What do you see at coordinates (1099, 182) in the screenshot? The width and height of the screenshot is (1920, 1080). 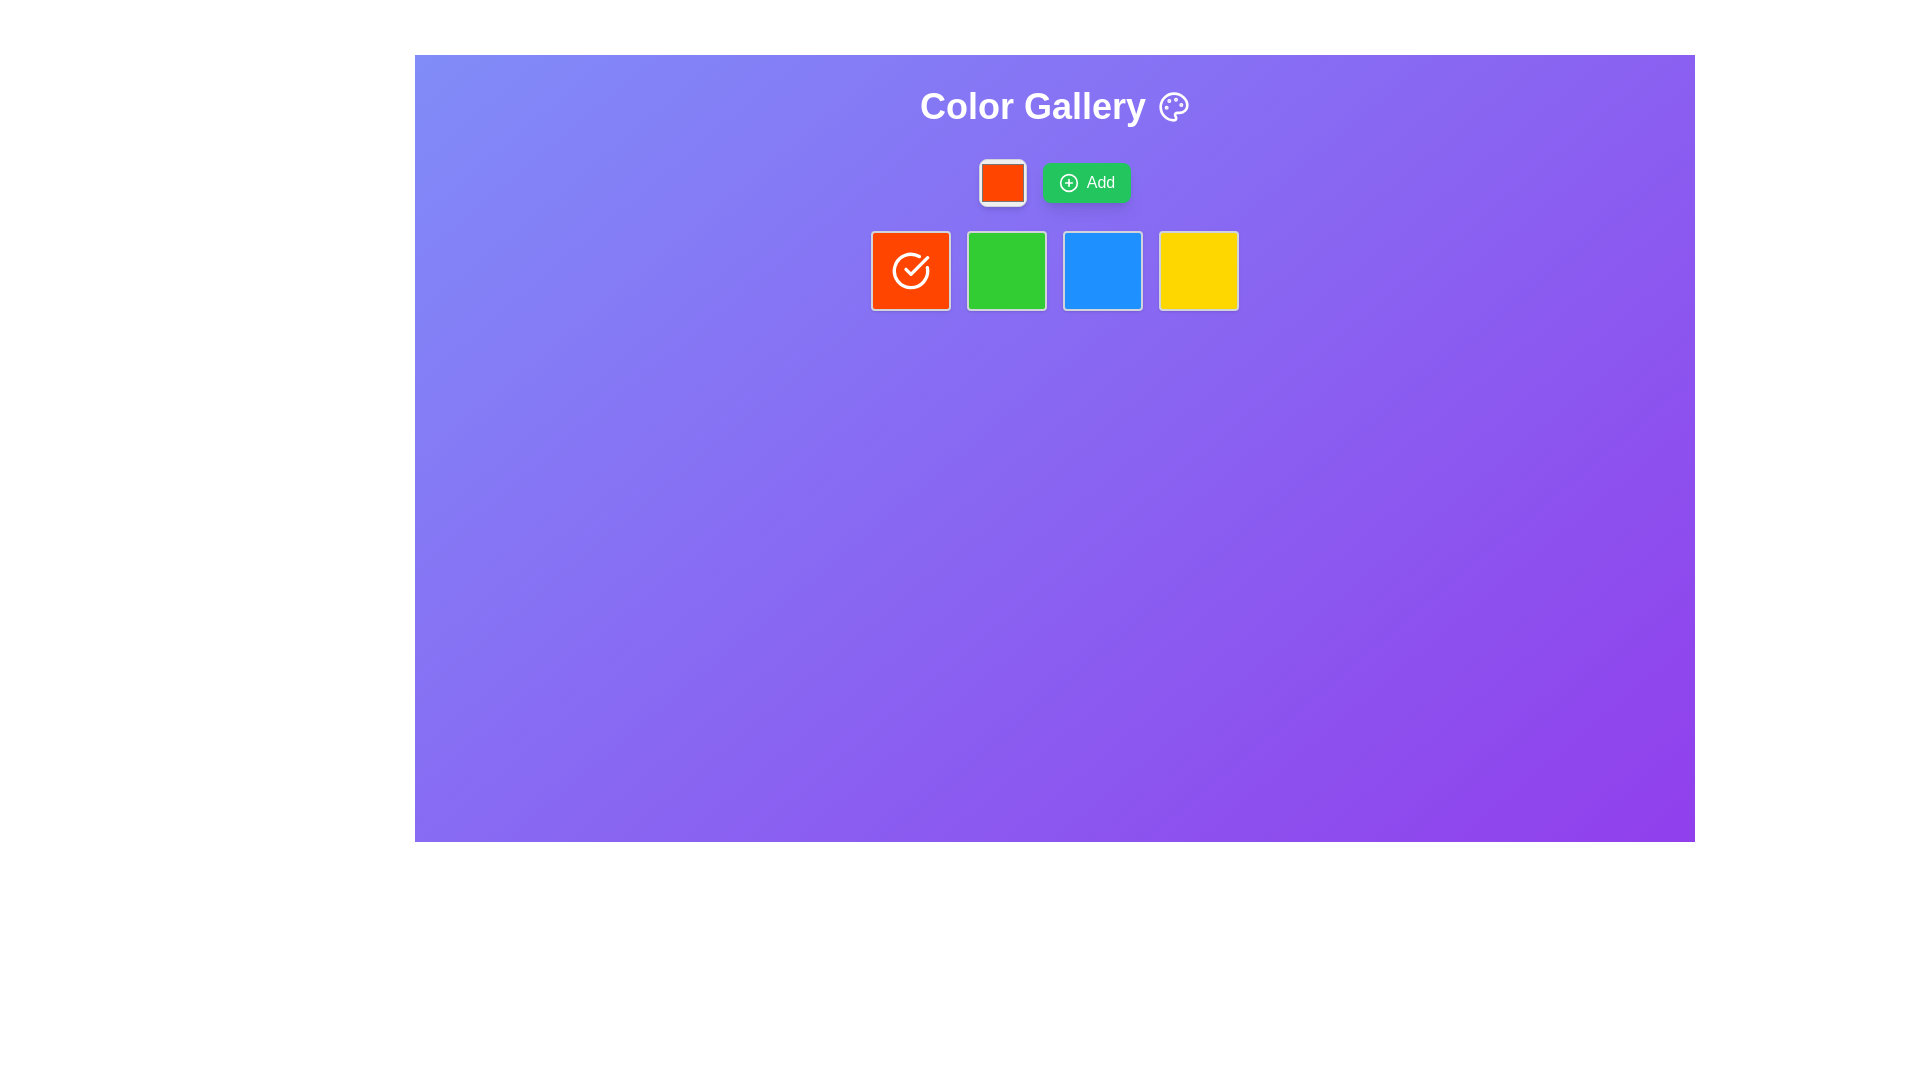 I see `text label that serves as the label for a button to add items, located in the upper-right corner of the interface near the 'Color Gallery' title` at bounding box center [1099, 182].